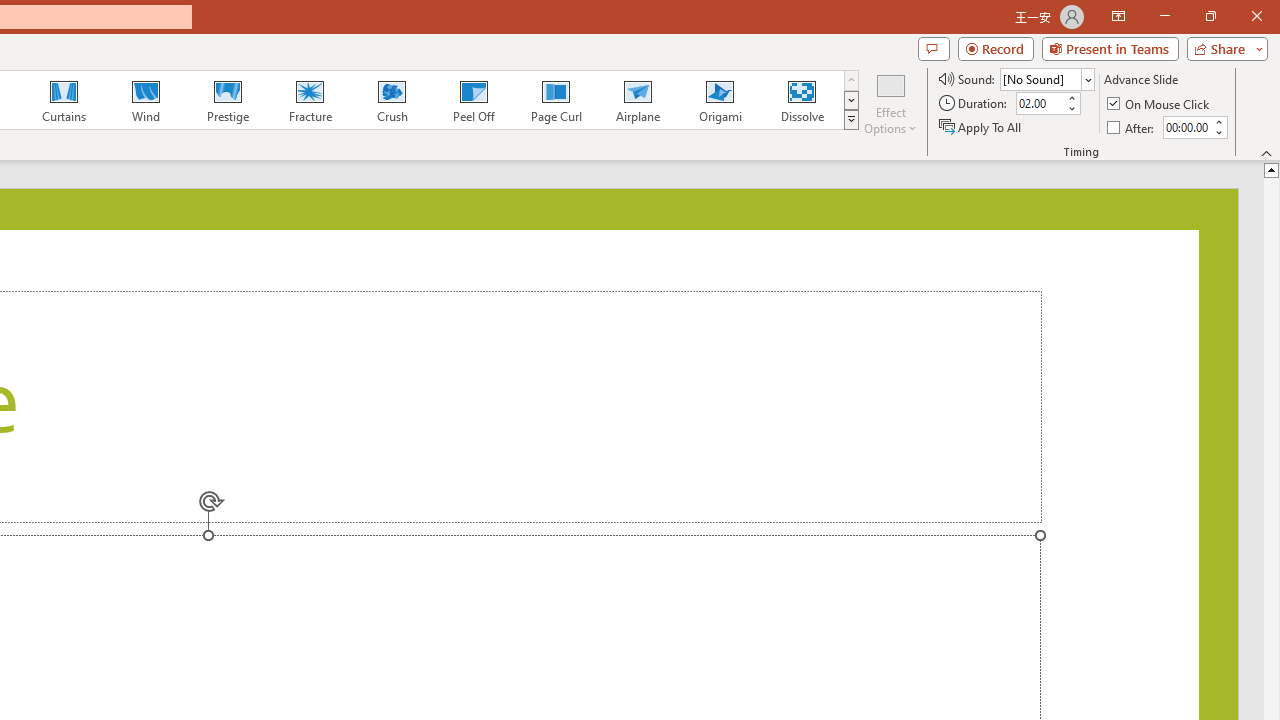 Image resolution: width=1280 pixels, height=720 pixels. Describe the element at coordinates (981, 127) in the screenshot. I see `'Apply To All'` at that location.